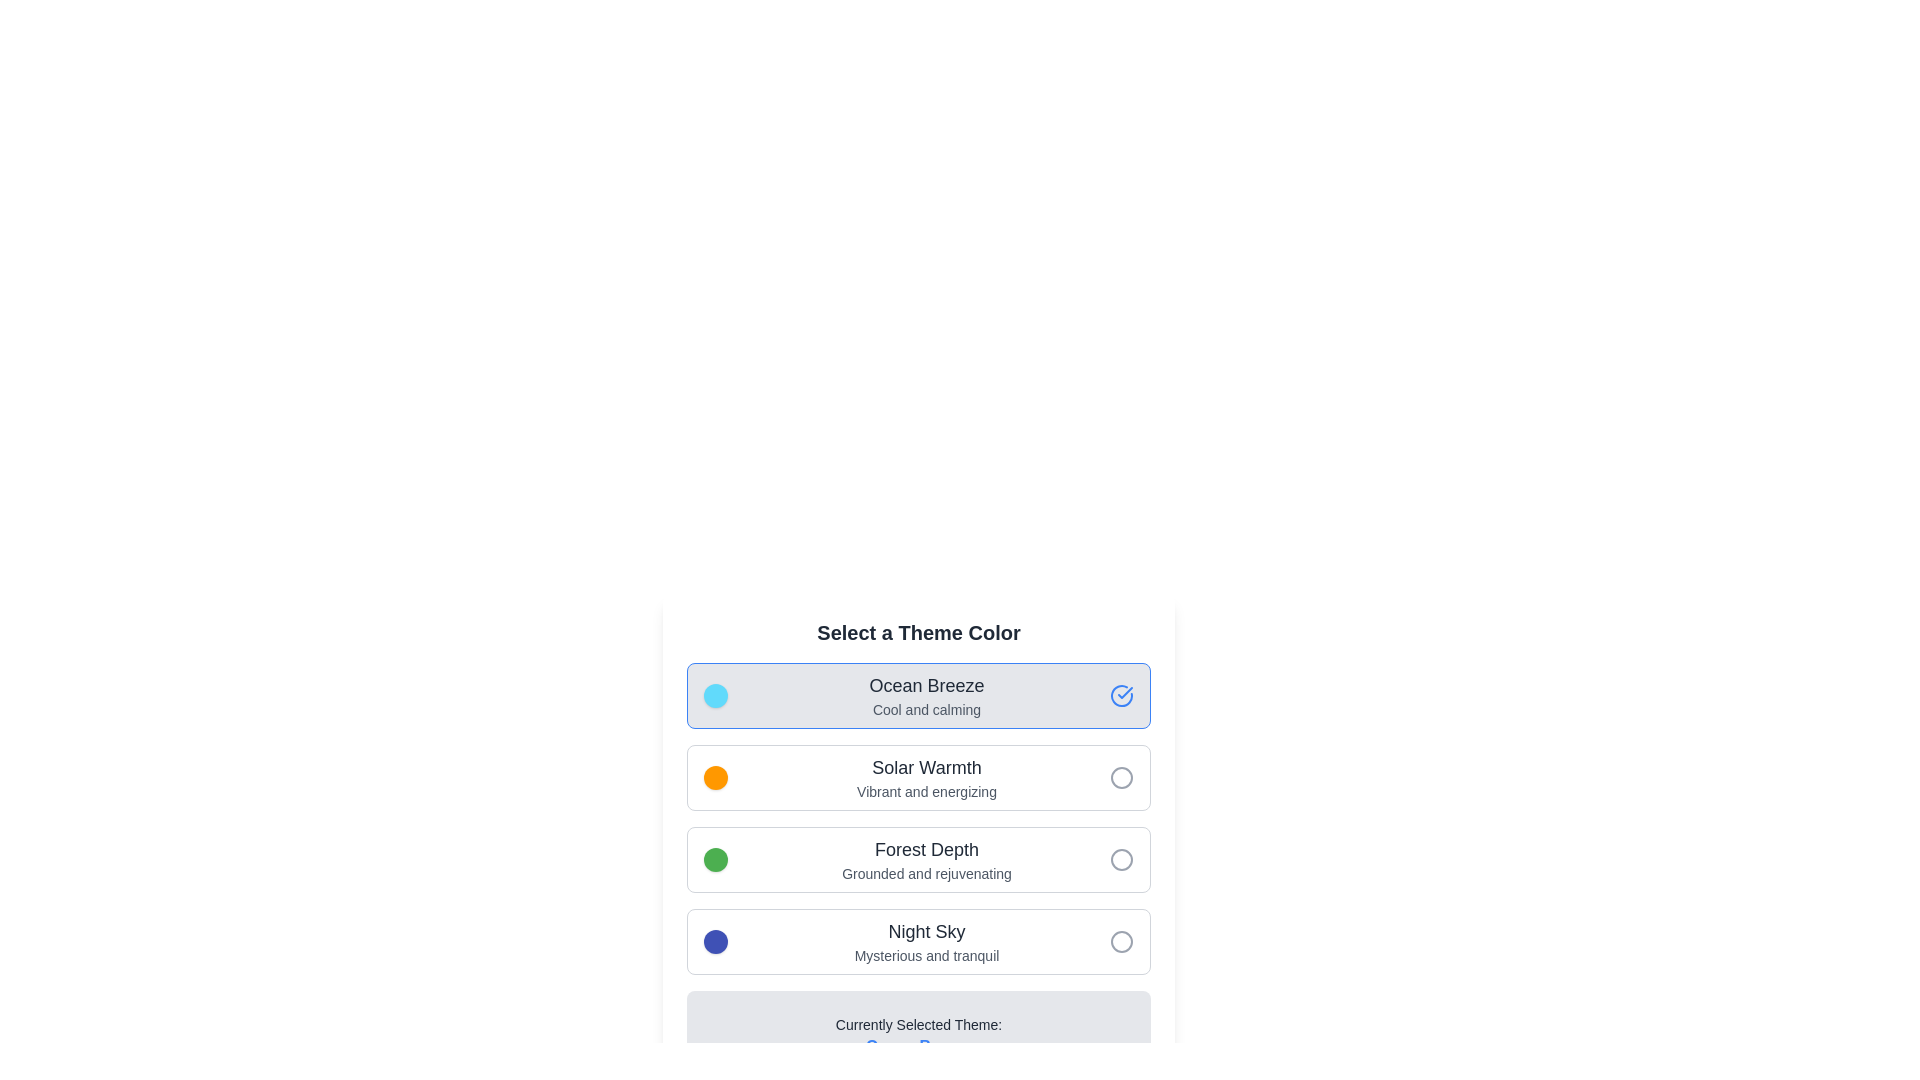  Describe the element at coordinates (925, 873) in the screenshot. I see `the static text label providing details about the 'Forest Depth' theme, which is located below the title in the theme options list` at that location.